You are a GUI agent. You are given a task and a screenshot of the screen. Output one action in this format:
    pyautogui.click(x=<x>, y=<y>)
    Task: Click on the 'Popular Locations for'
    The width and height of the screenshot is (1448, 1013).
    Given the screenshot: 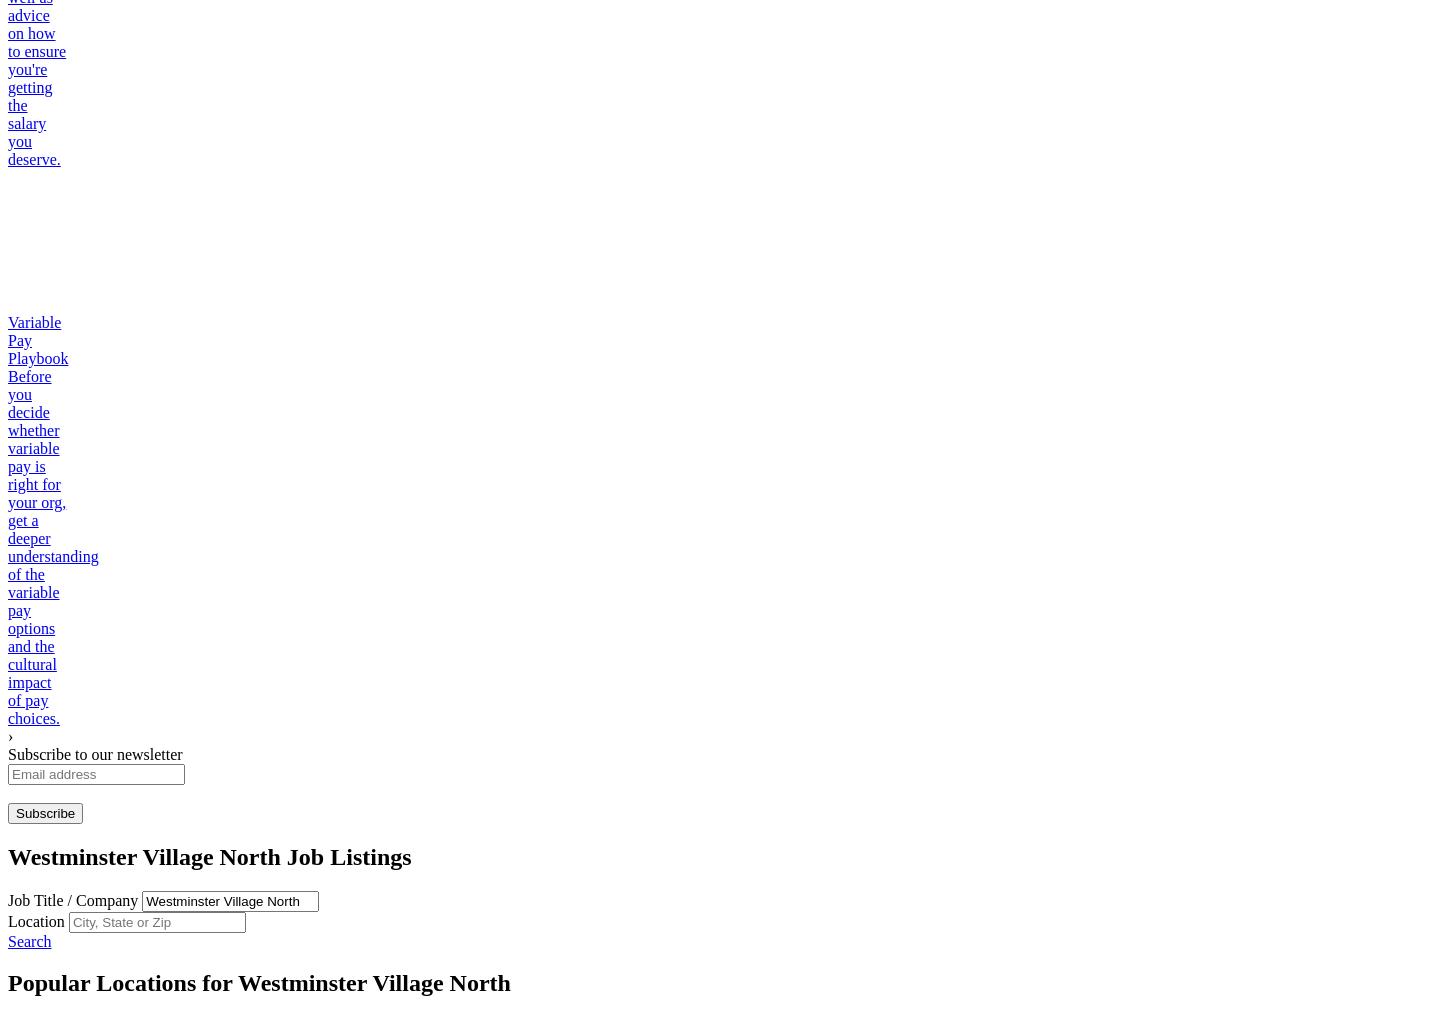 What is the action you would take?
    pyautogui.click(x=7, y=983)
    